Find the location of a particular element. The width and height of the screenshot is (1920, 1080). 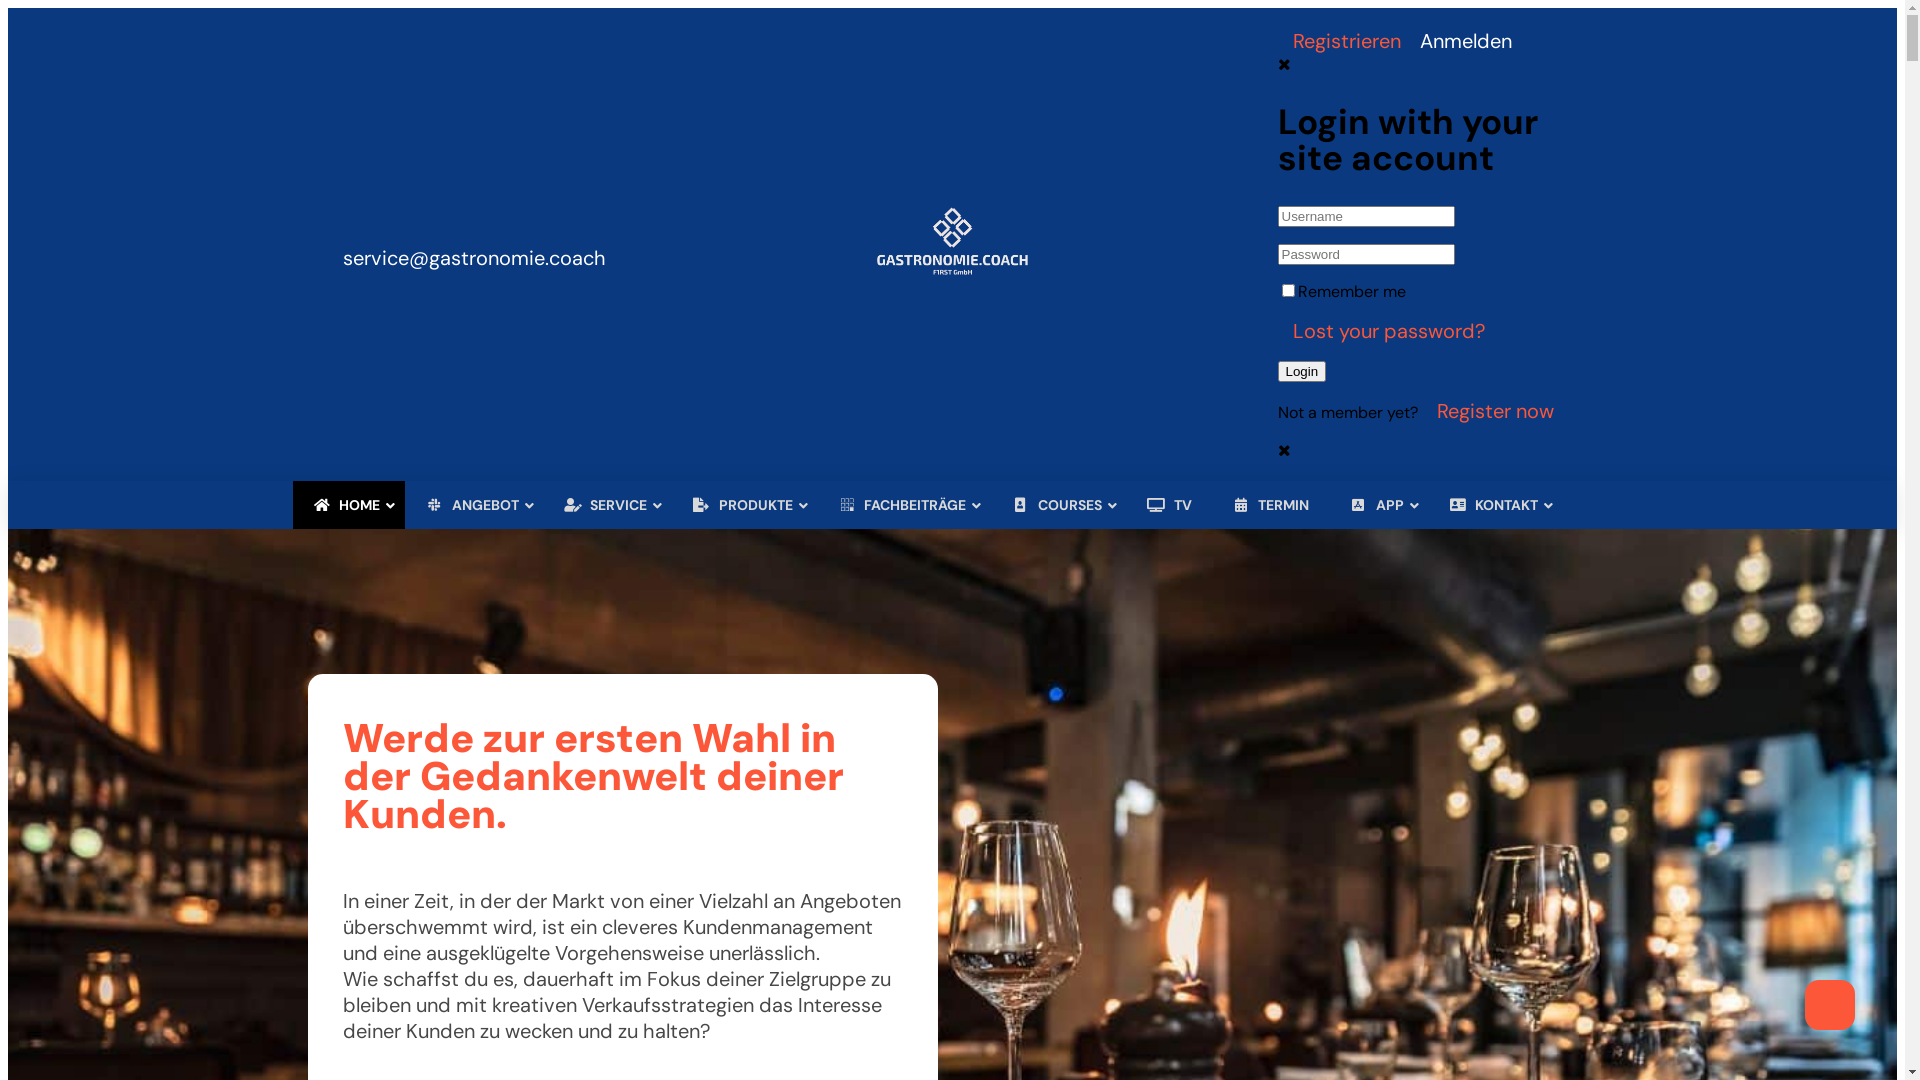

'HOME' is located at coordinates (348, 504).